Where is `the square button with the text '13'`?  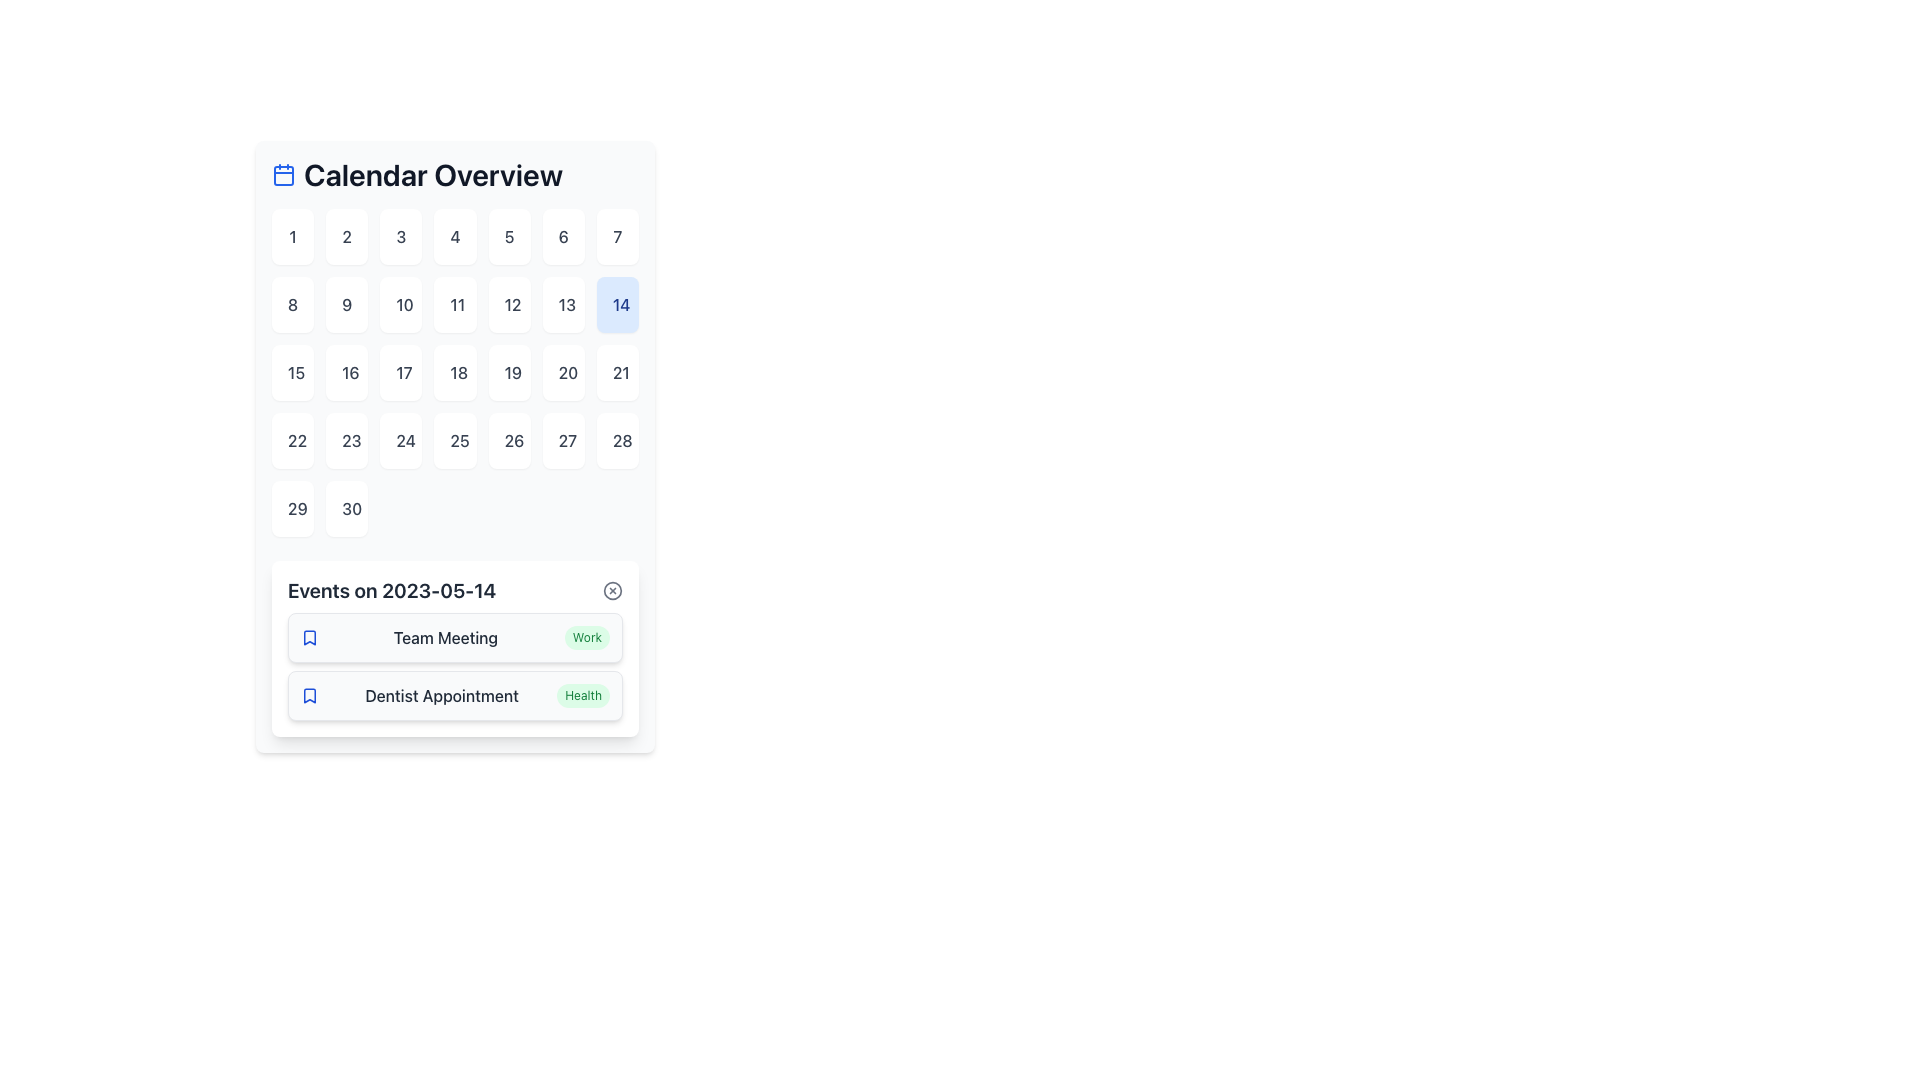
the square button with the text '13' is located at coordinates (562, 304).